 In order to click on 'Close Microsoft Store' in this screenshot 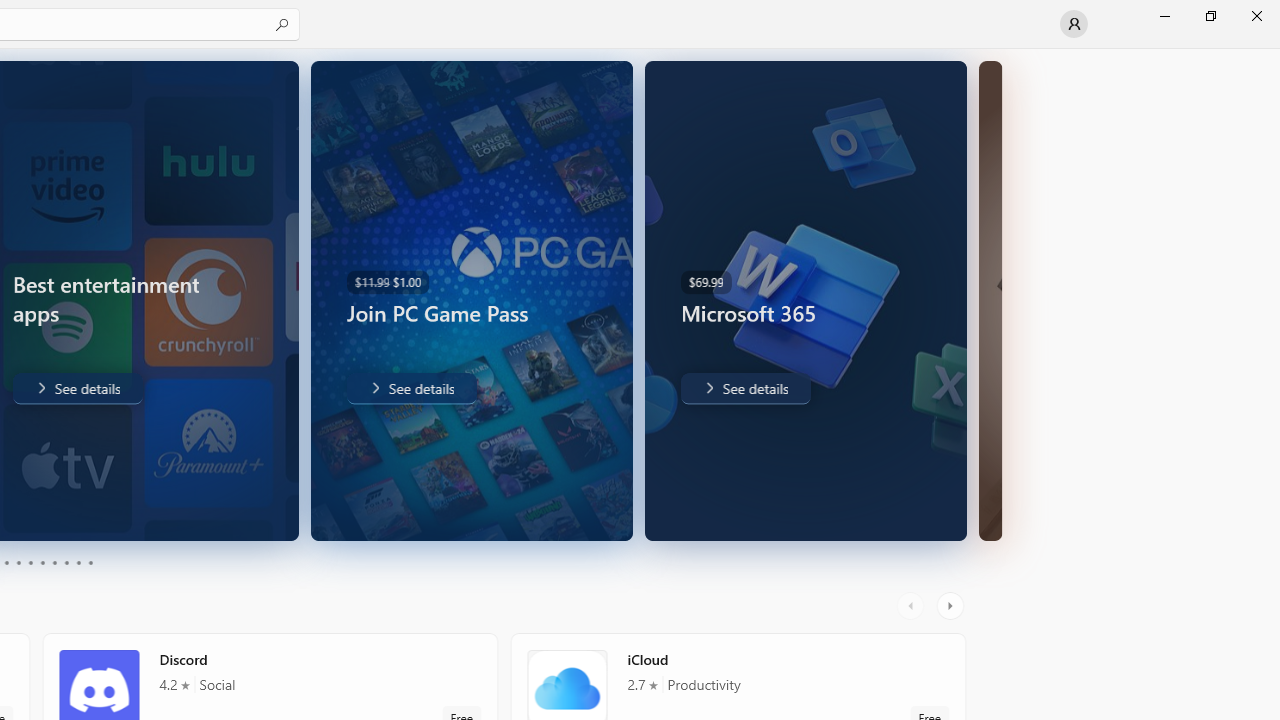, I will do `click(1255, 15)`.